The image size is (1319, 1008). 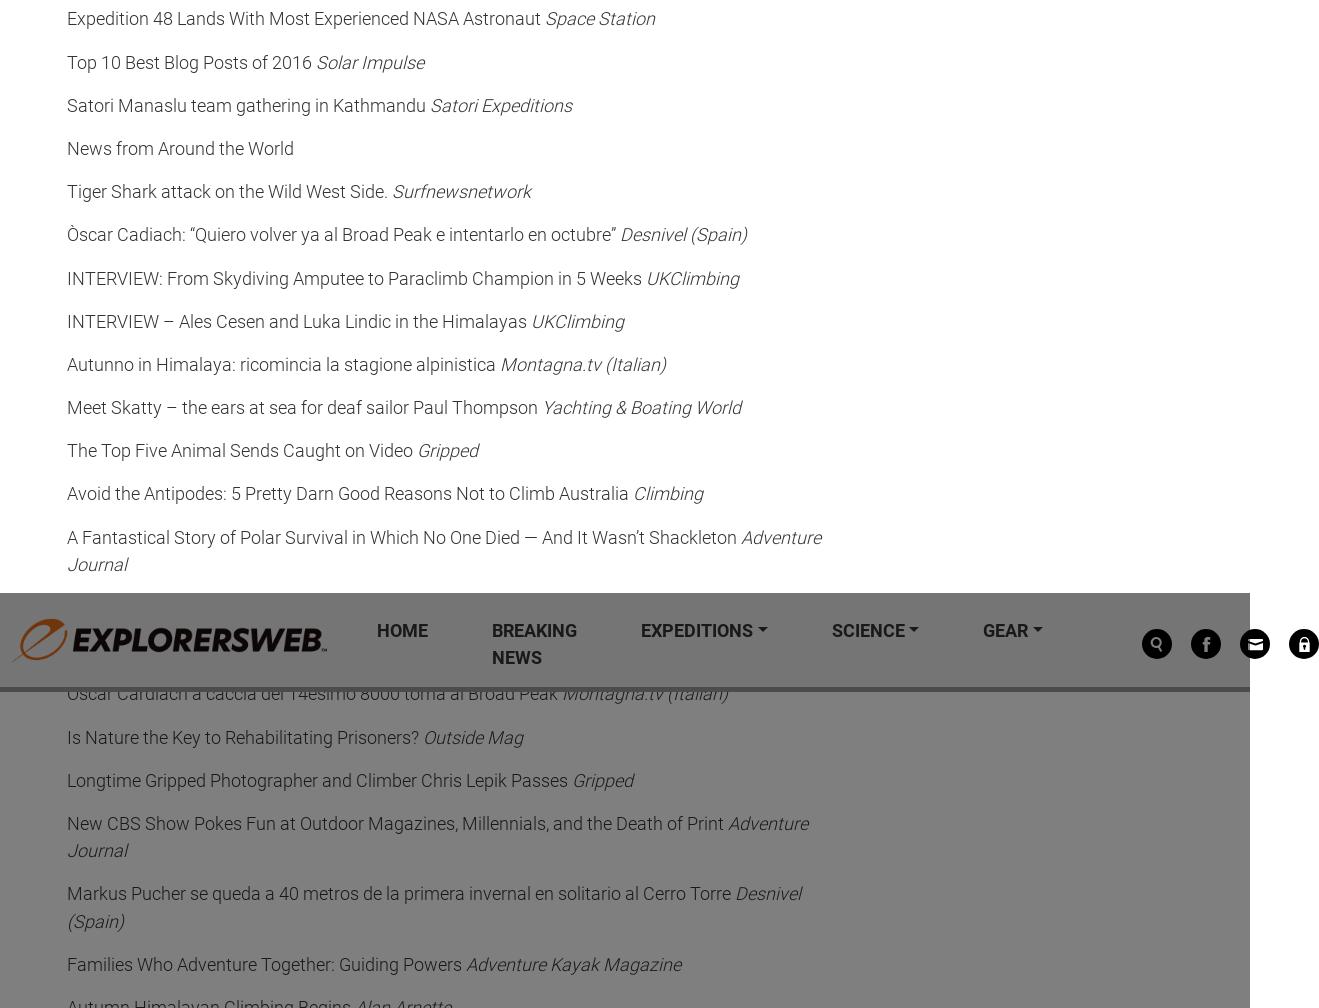 What do you see at coordinates (636, 158) in the screenshot?
I see `'Kristine De Abreu'` at bounding box center [636, 158].